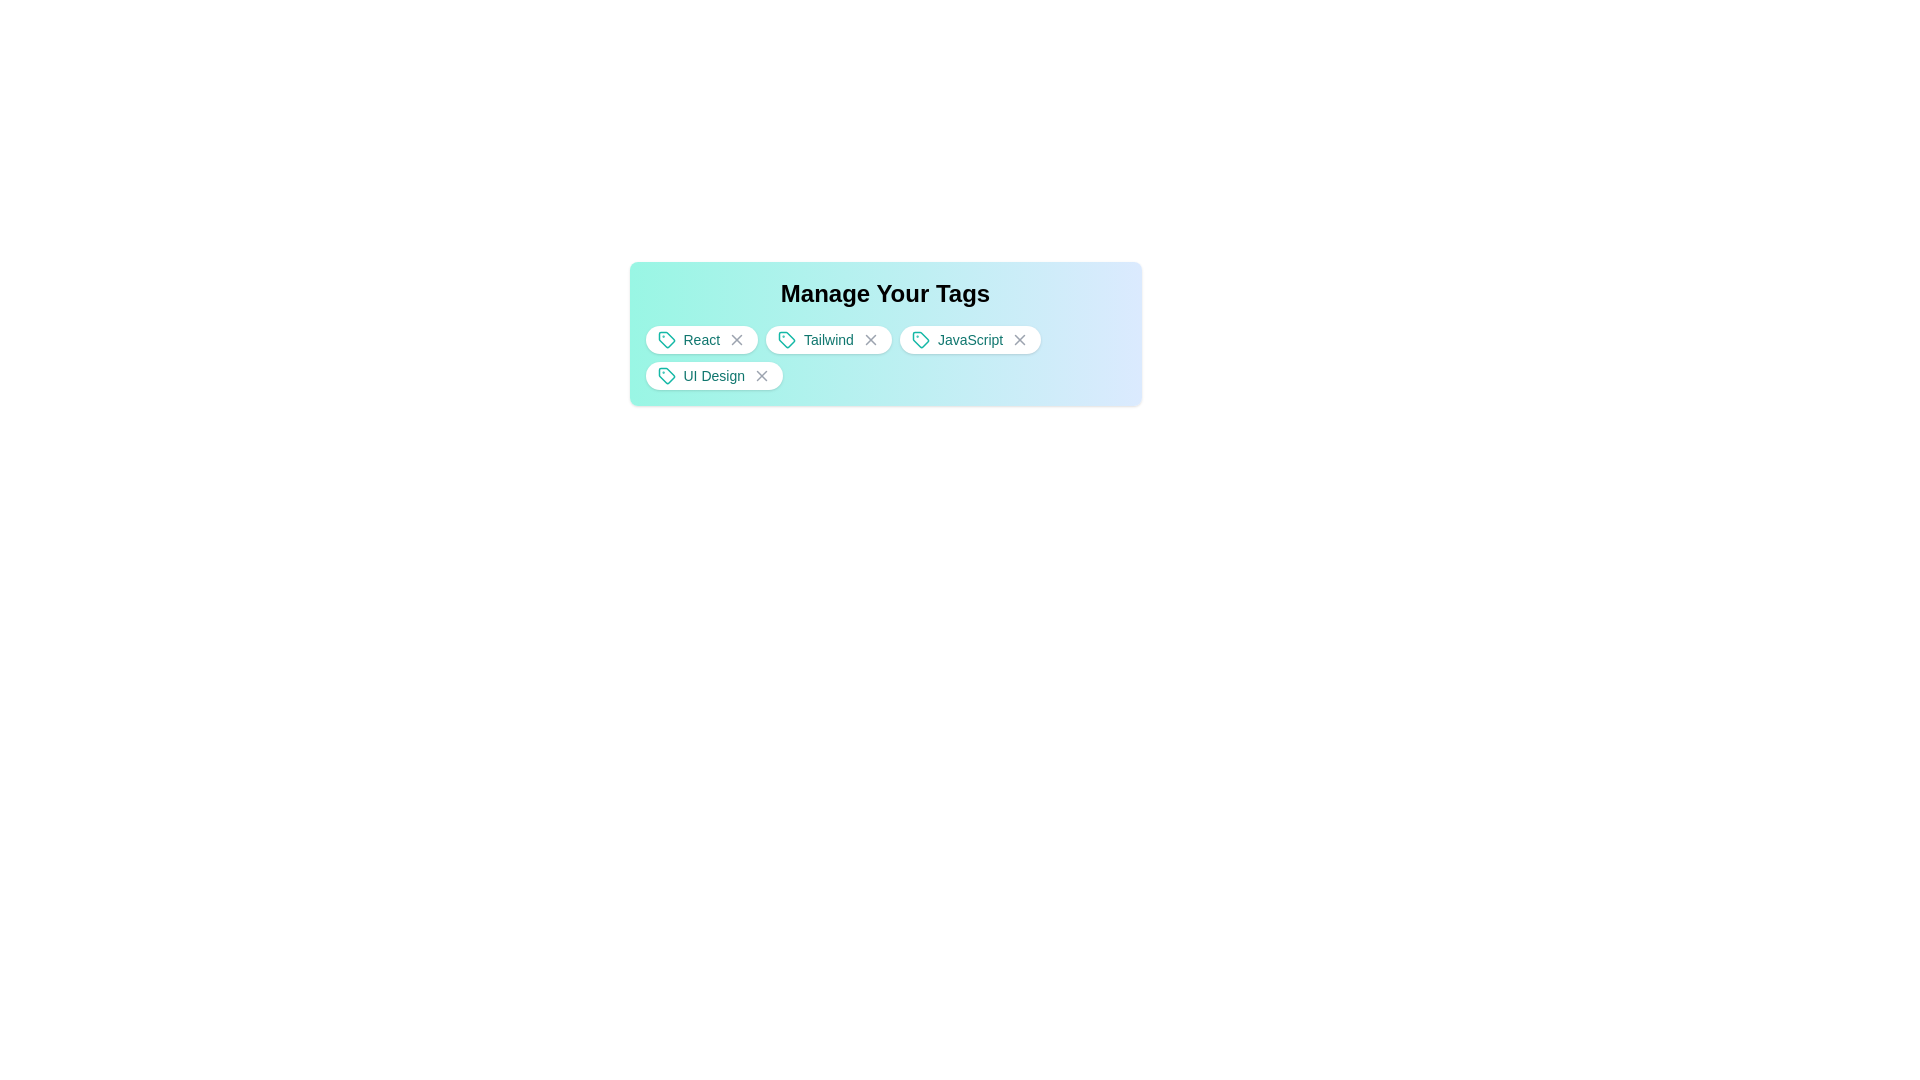  I want to click on the tag Tailwind by clicking its close button, so click(870, 338).